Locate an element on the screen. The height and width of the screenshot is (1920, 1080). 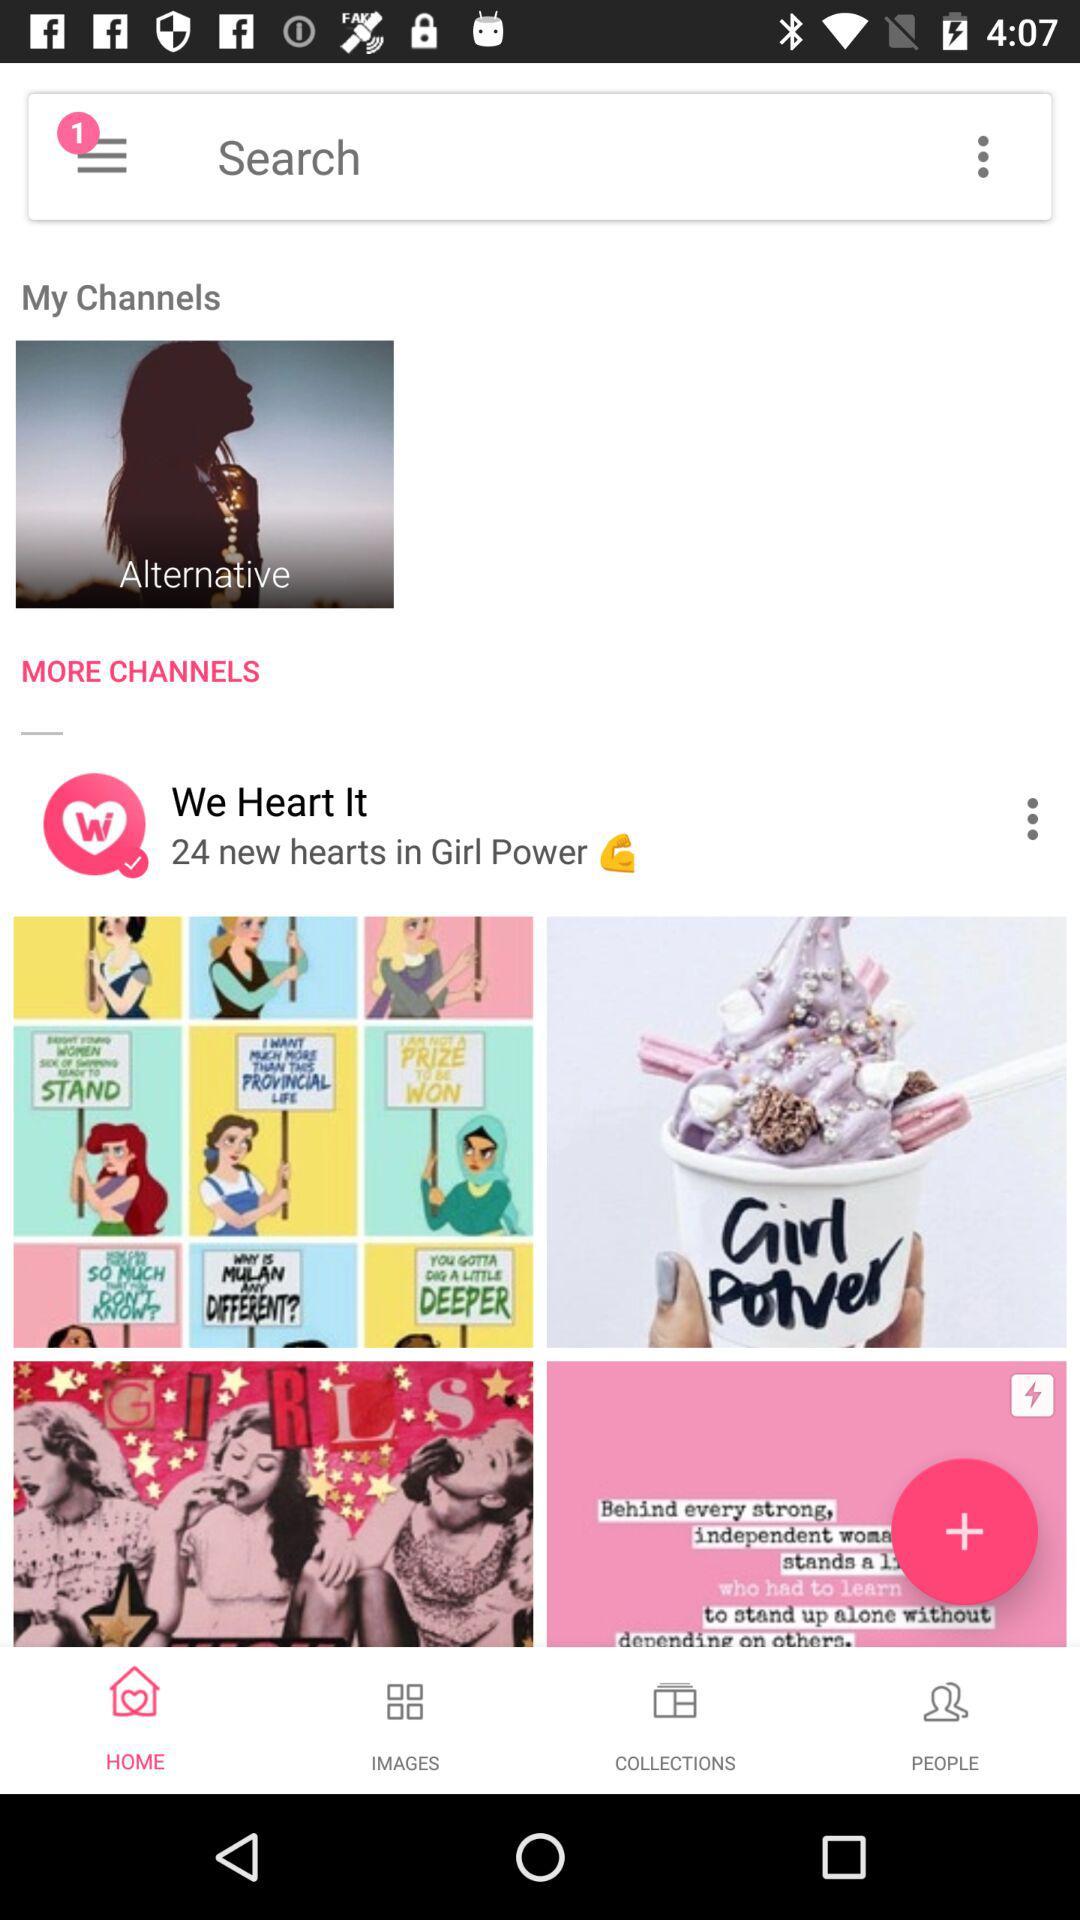
the red color text more channels below image is located at coordinates (550, 675).